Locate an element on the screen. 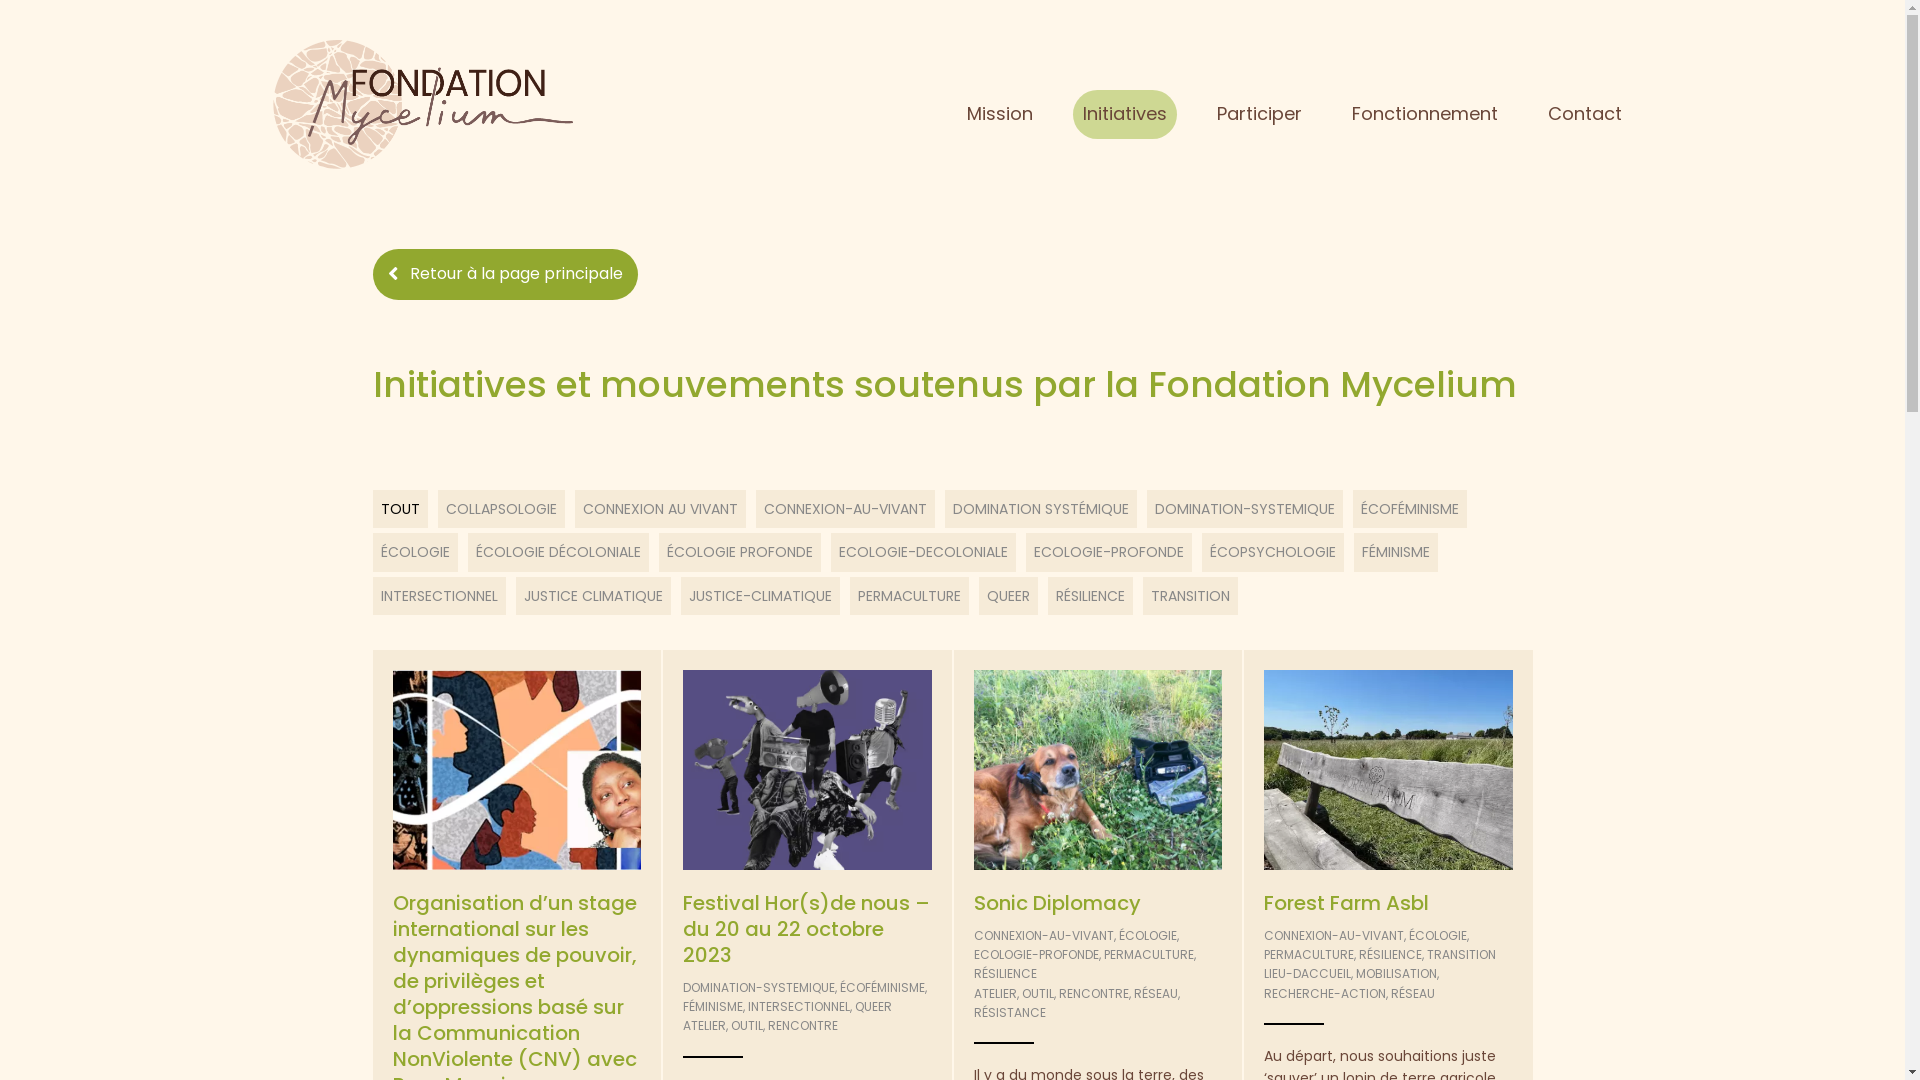 This screenshot has width=1920, height=1080. 'Initiatives' is located at coordinates (1124, 114).